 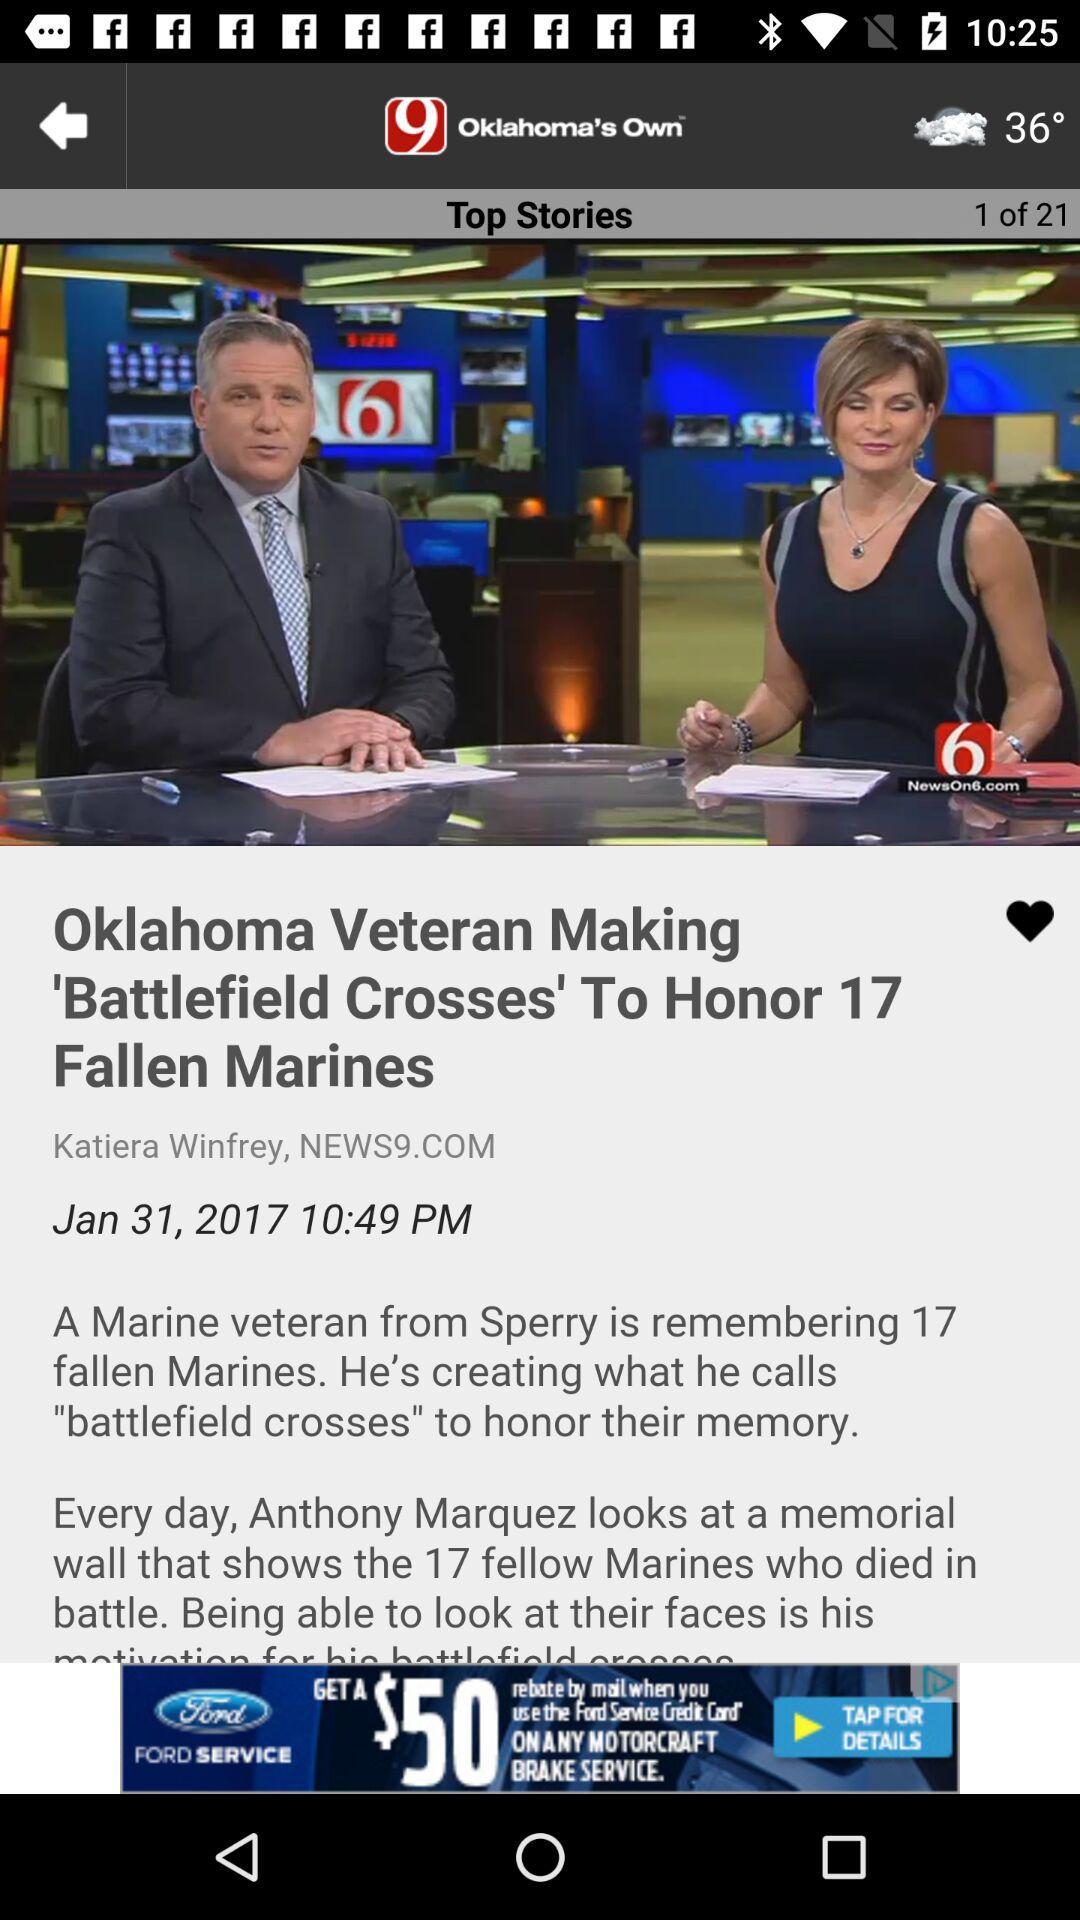 What do you see at coordinates (540, 124) in the screenshot?
I see `oklahoma 's own` at bounding box center [540, 124].